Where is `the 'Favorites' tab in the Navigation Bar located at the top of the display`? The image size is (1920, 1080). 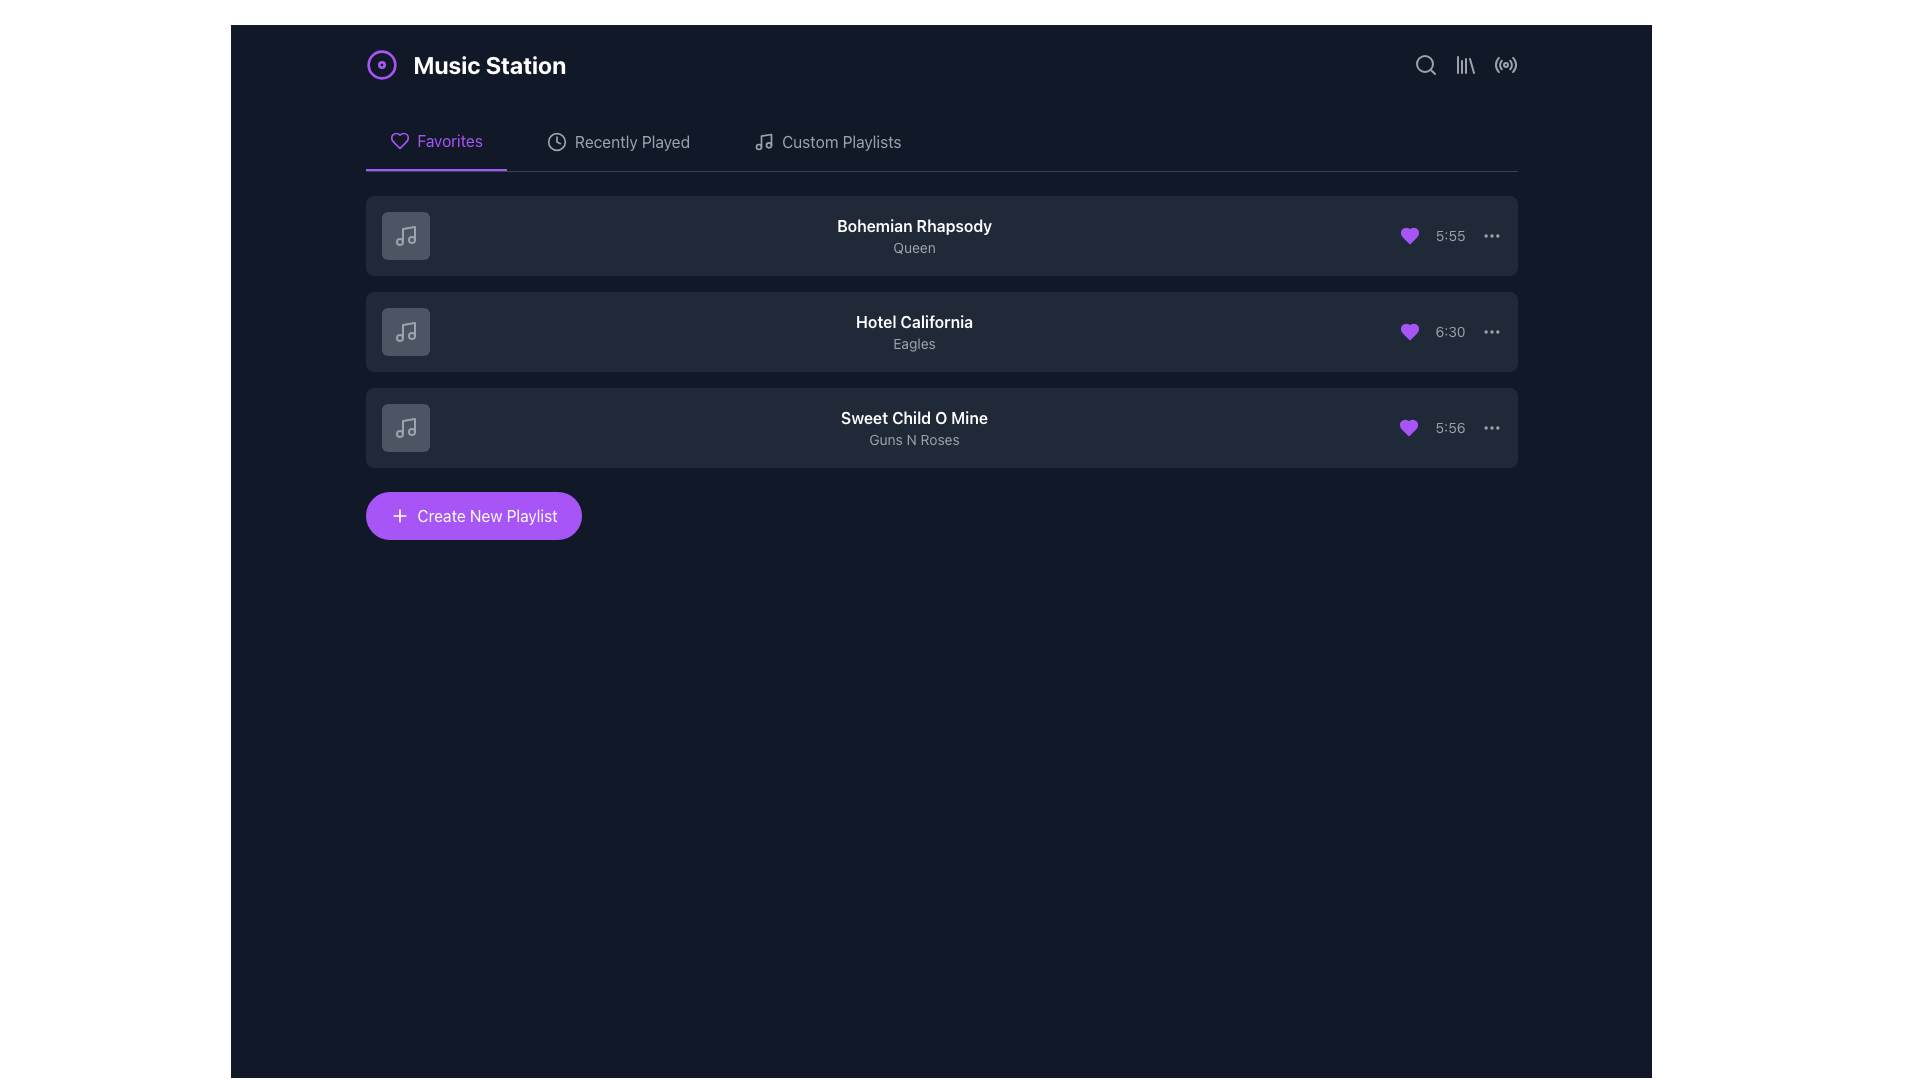 the 'Favorites' tab in the Navigation Bar located at the top of the display is located at coordinates (940, 141).